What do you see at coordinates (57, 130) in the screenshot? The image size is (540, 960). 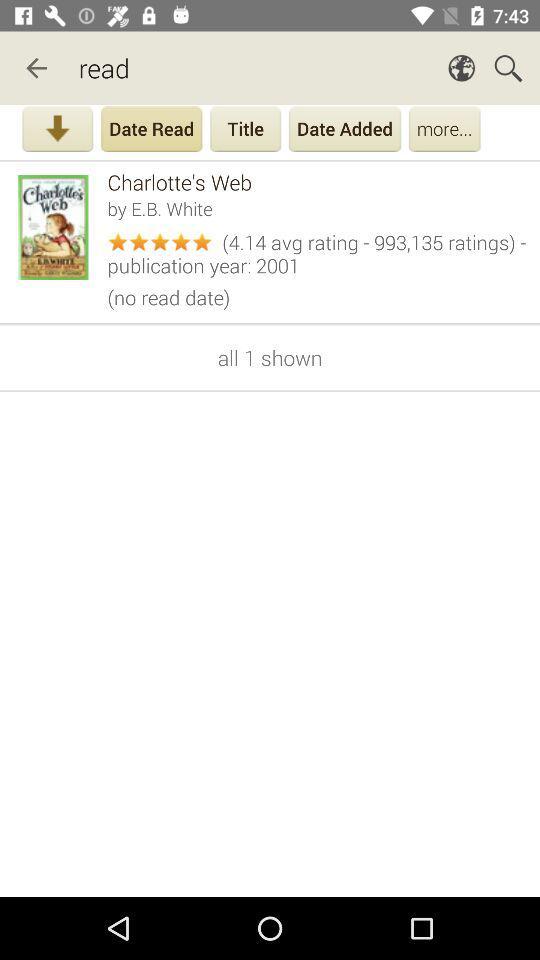 I see `download the app` at bounding box center [57, 130].